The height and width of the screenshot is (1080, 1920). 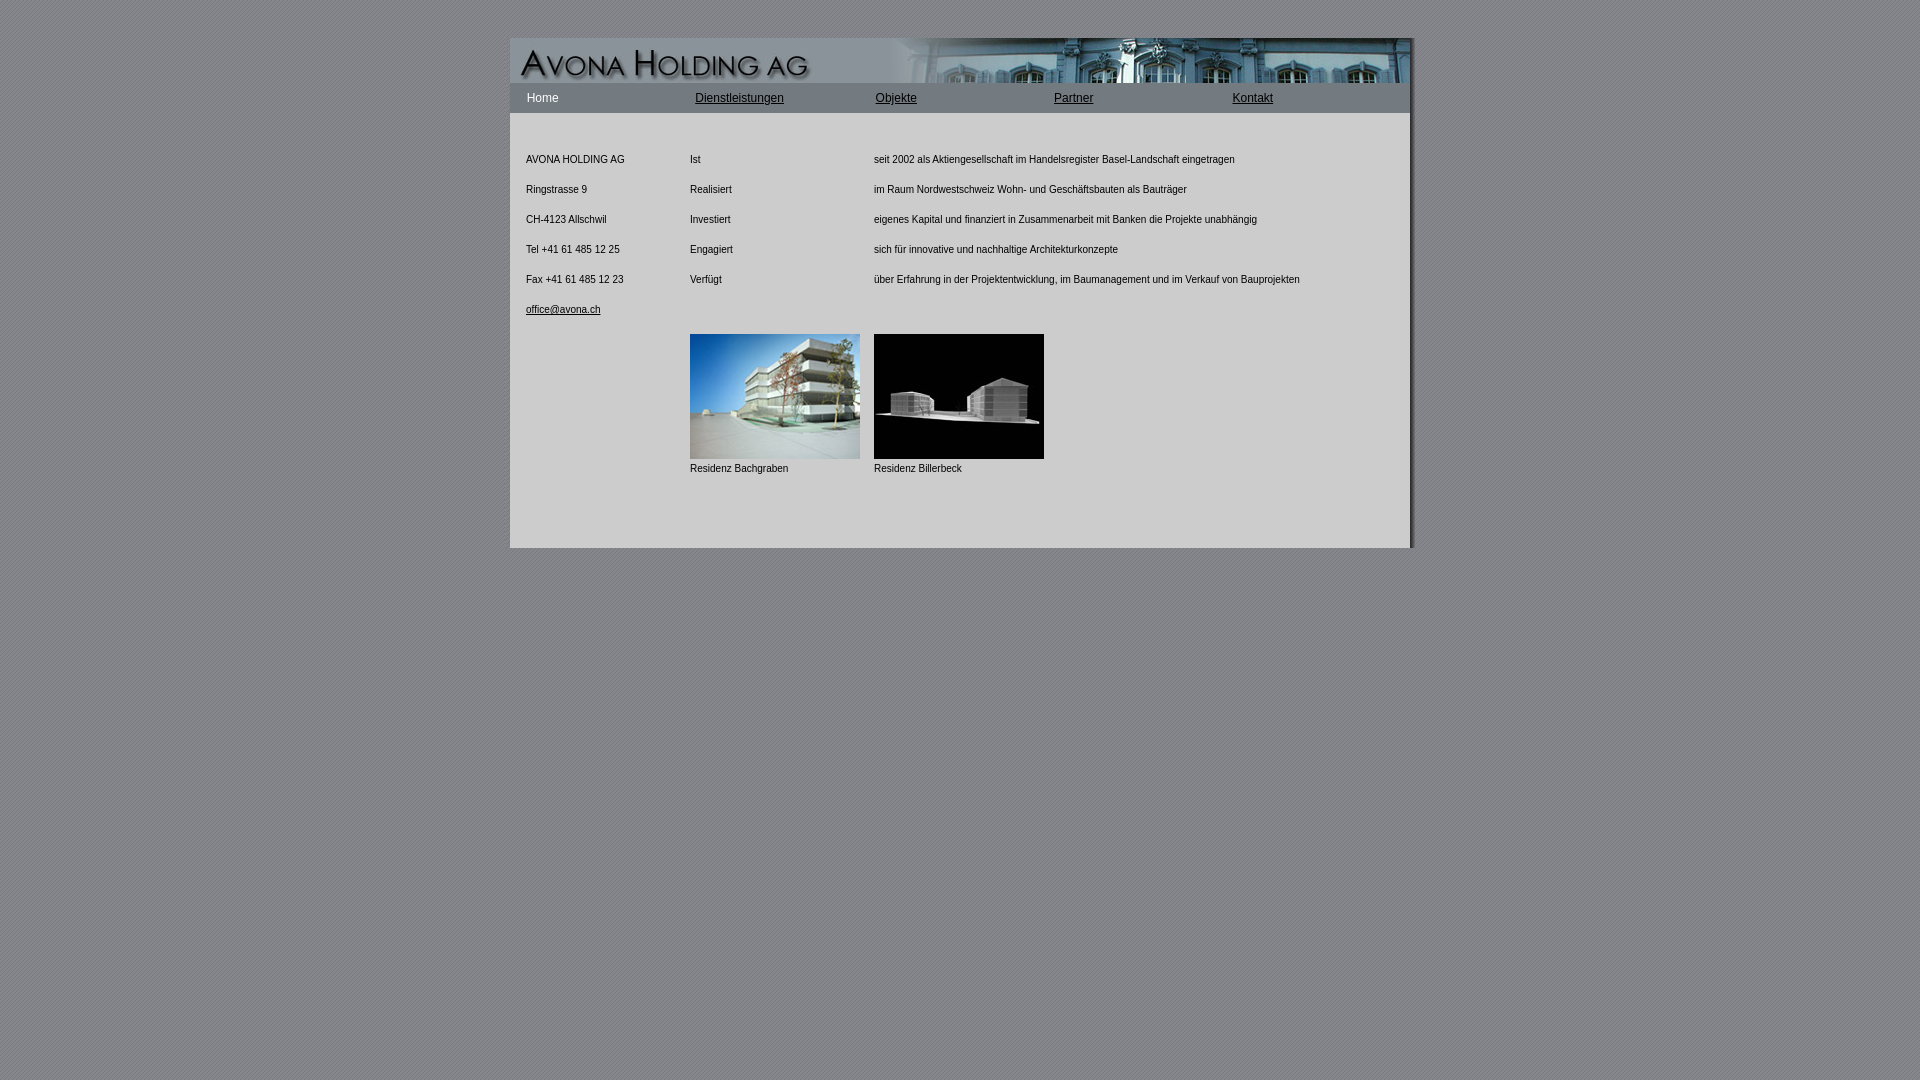 I want to click on 'Kontakt', so click(x=1251, y=97).